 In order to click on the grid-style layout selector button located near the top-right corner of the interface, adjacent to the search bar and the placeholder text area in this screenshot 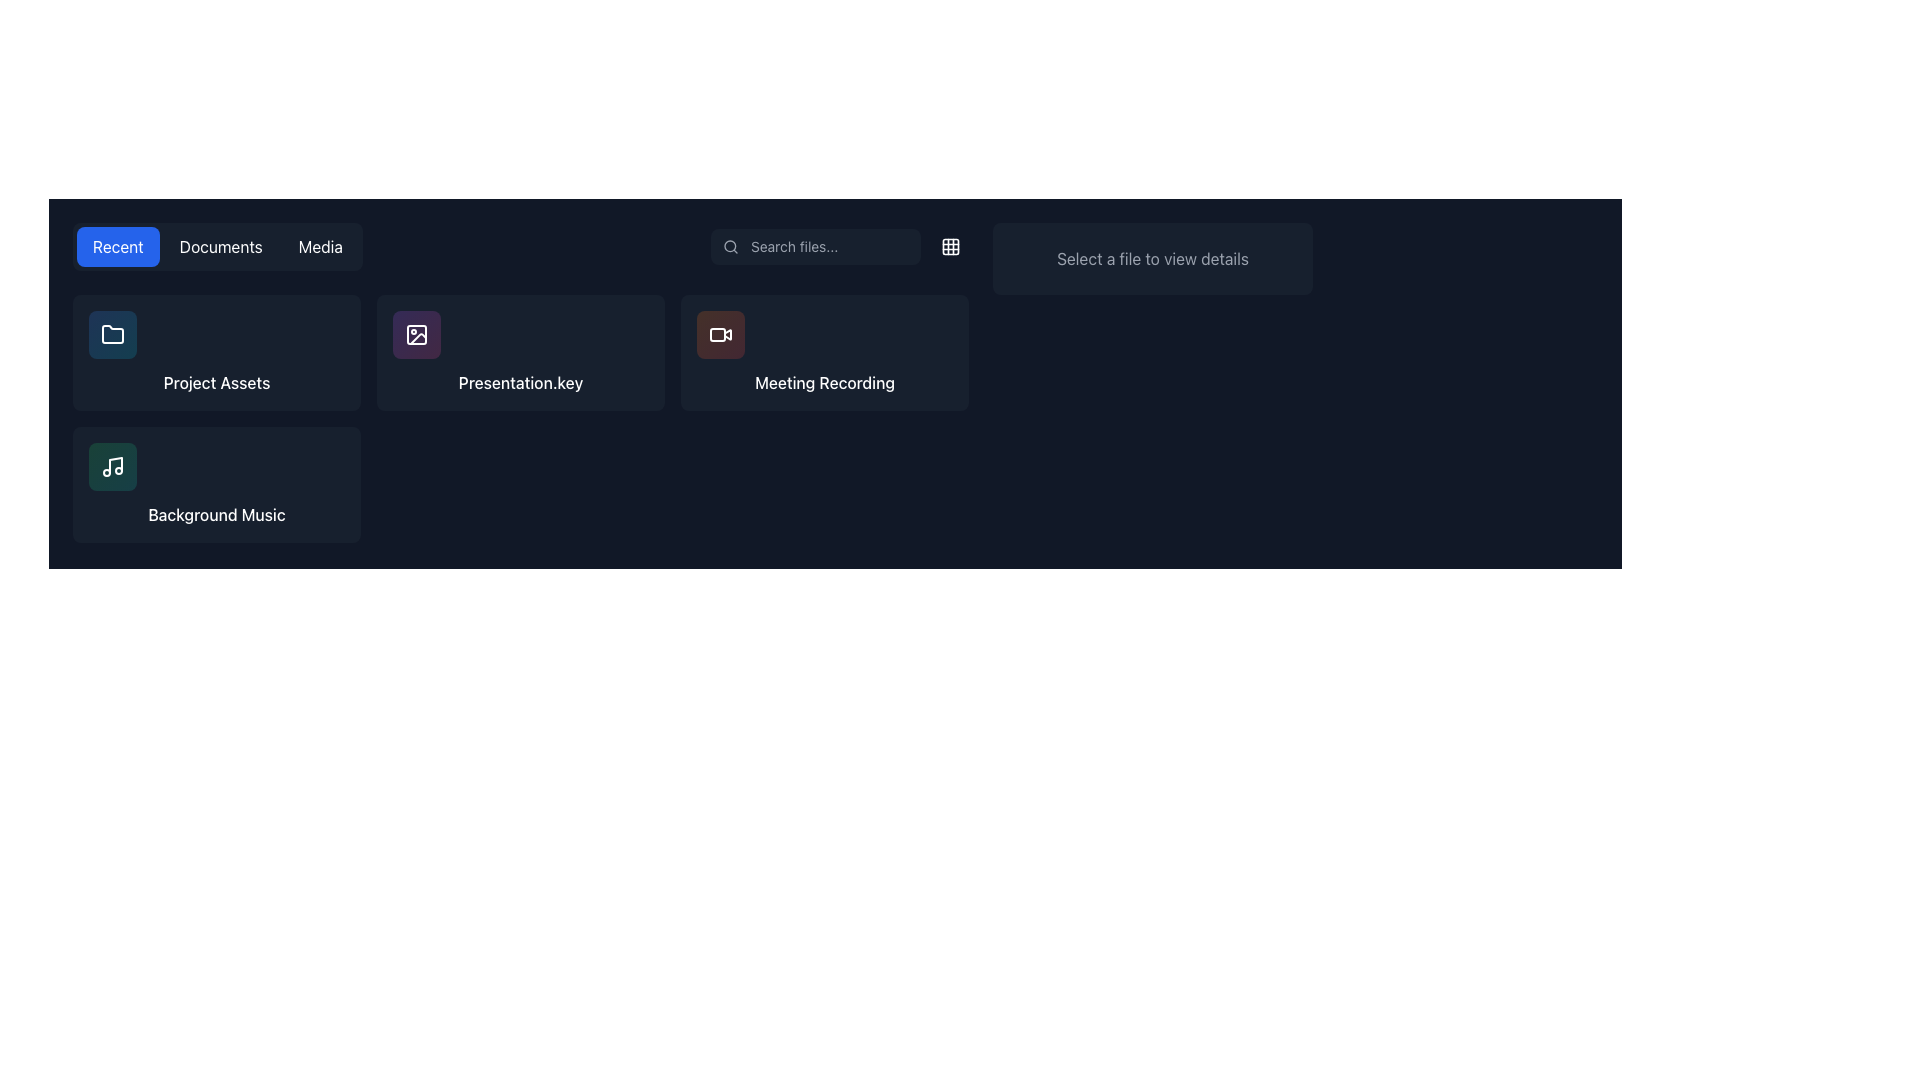, I will do `click(949, 245)`.